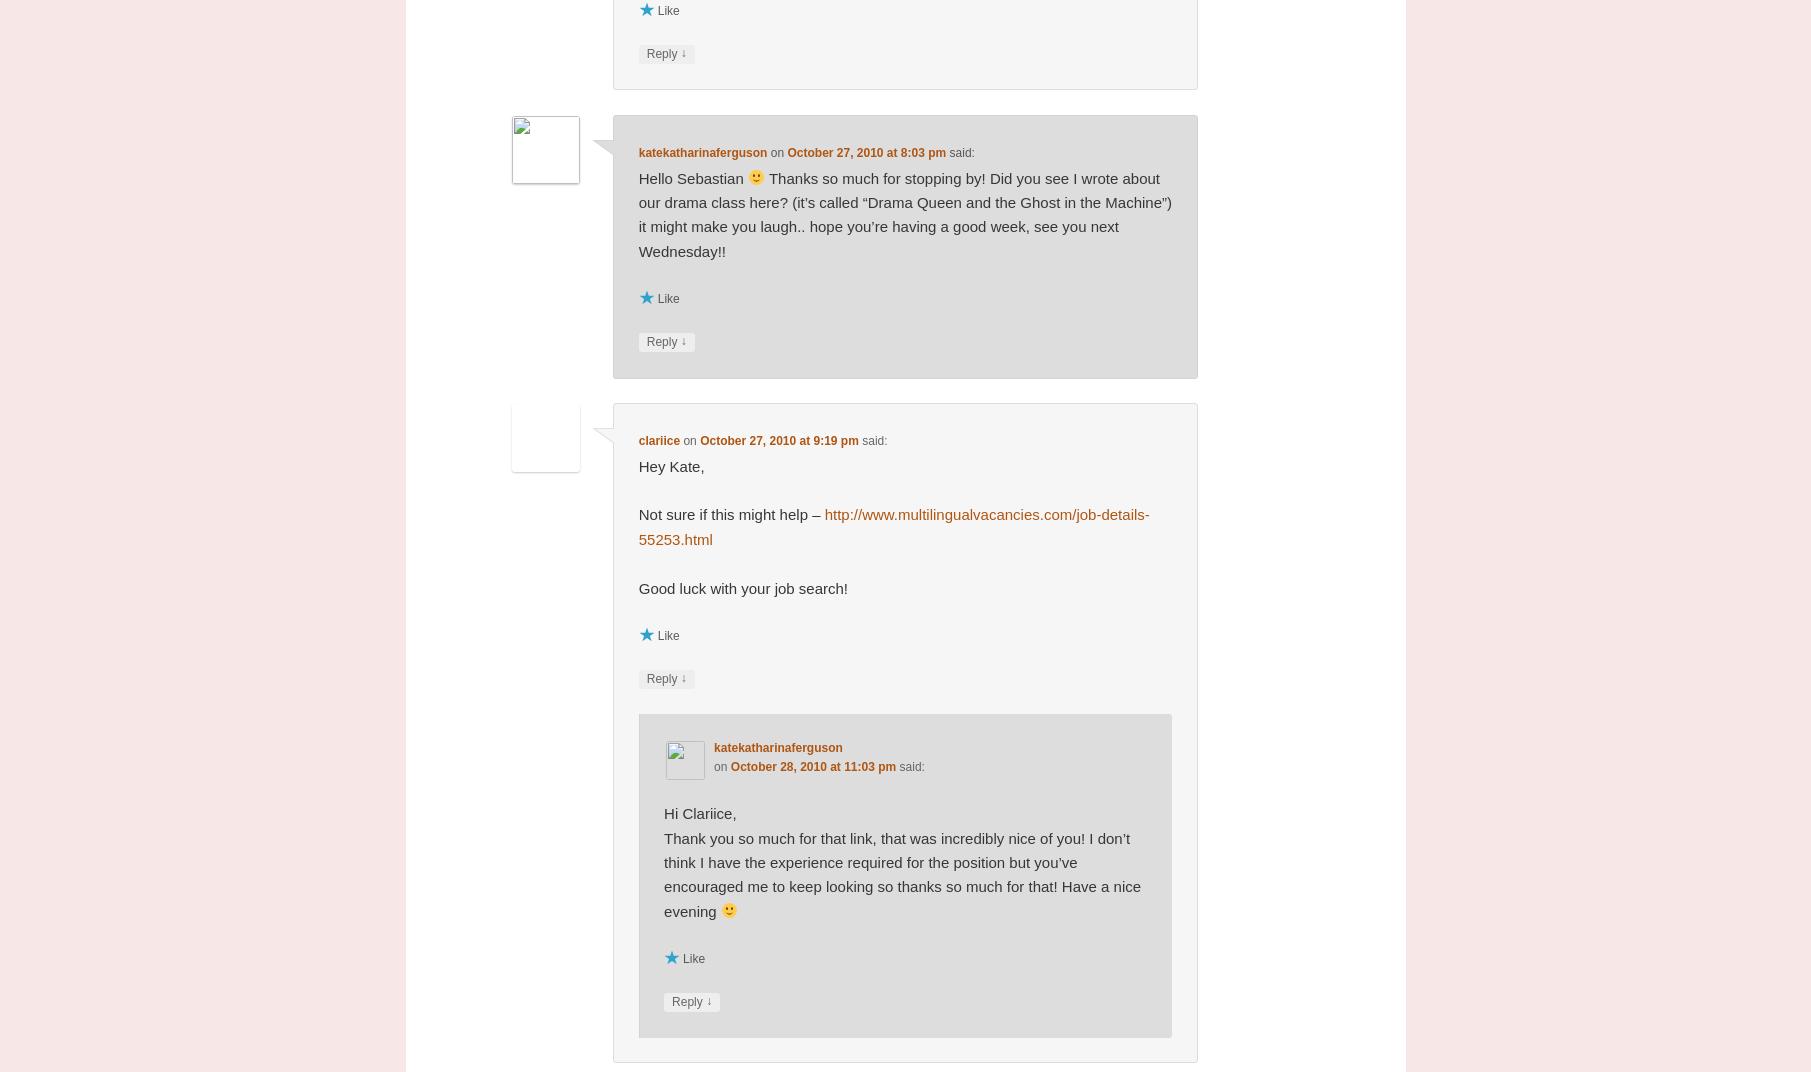 This screenshot has width=1811, height=1072. What do you see at coordinates (659, 440) in the screenshot?
I see `'clariice'` at bounding box center [659, 440].